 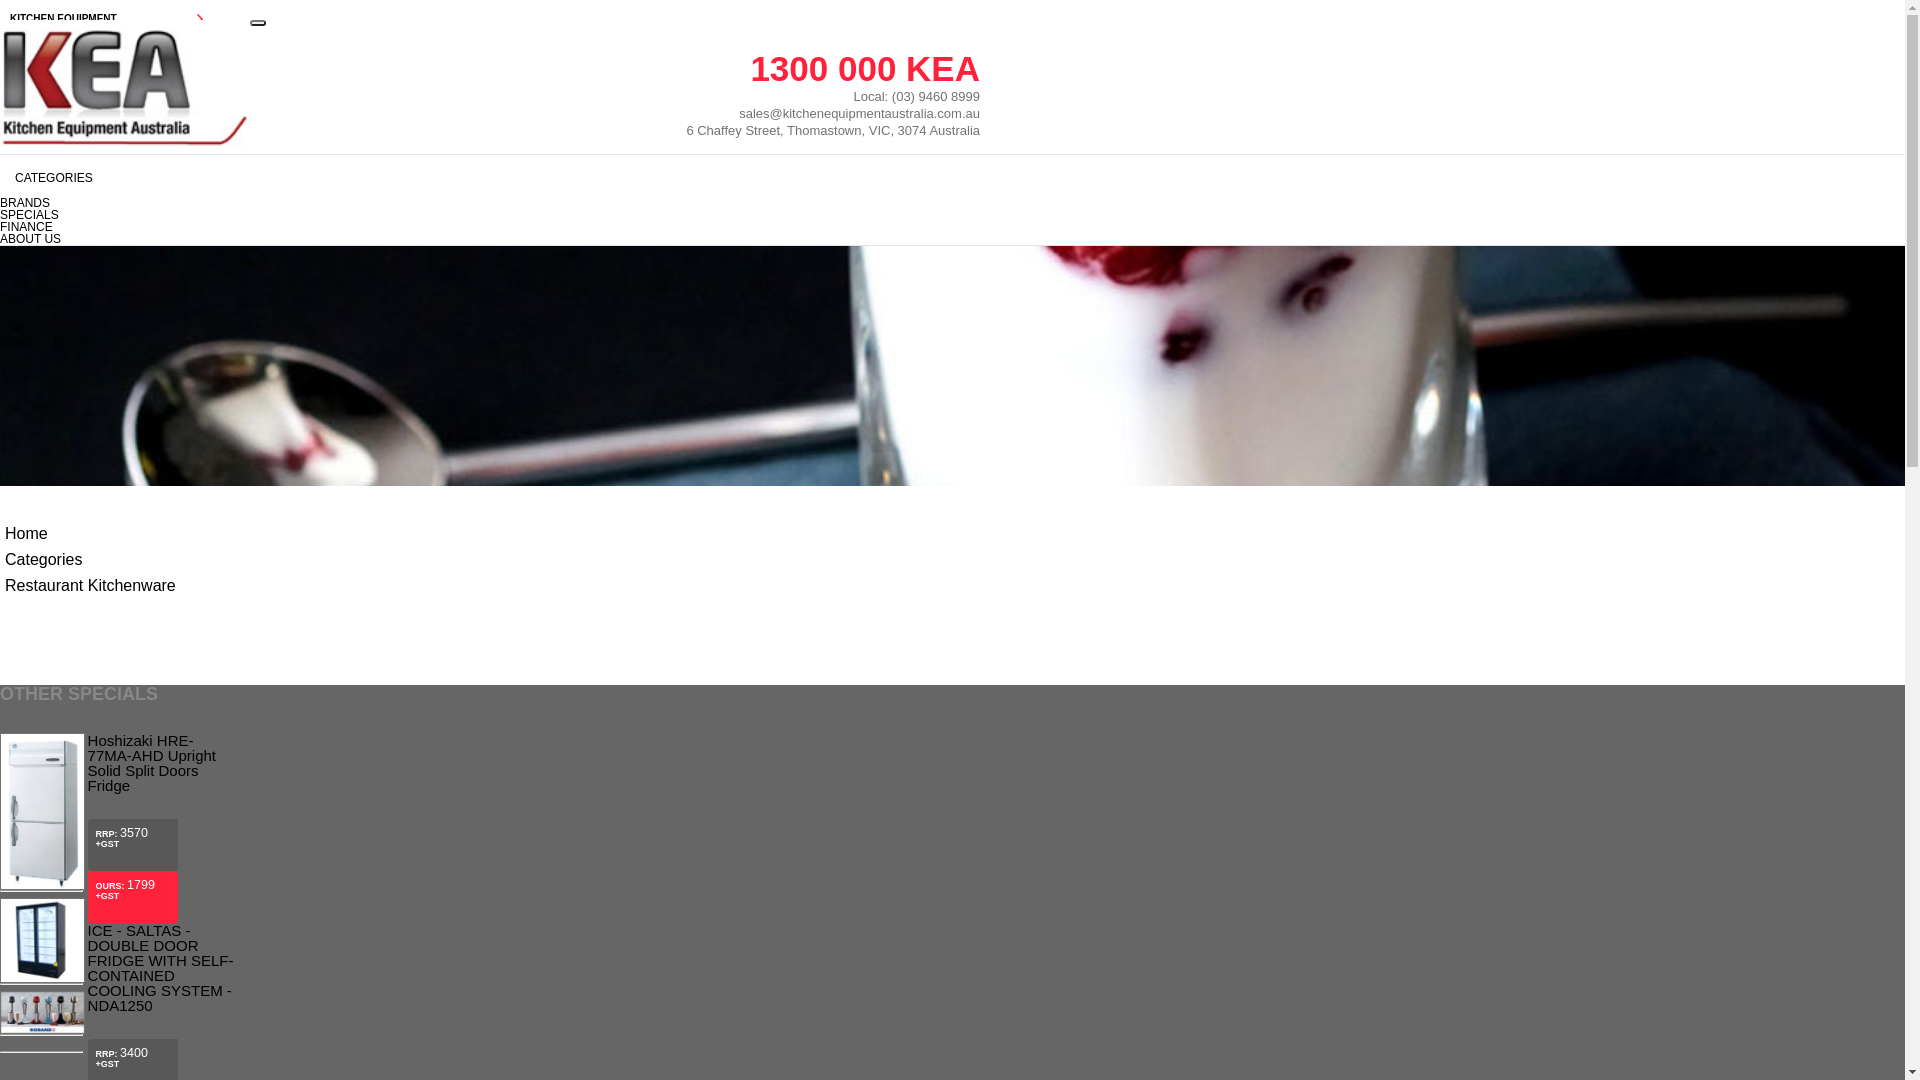 I want to click on 'COMMERCIAL COFFEE EQUIPMENT', so click(x=109, y=407).